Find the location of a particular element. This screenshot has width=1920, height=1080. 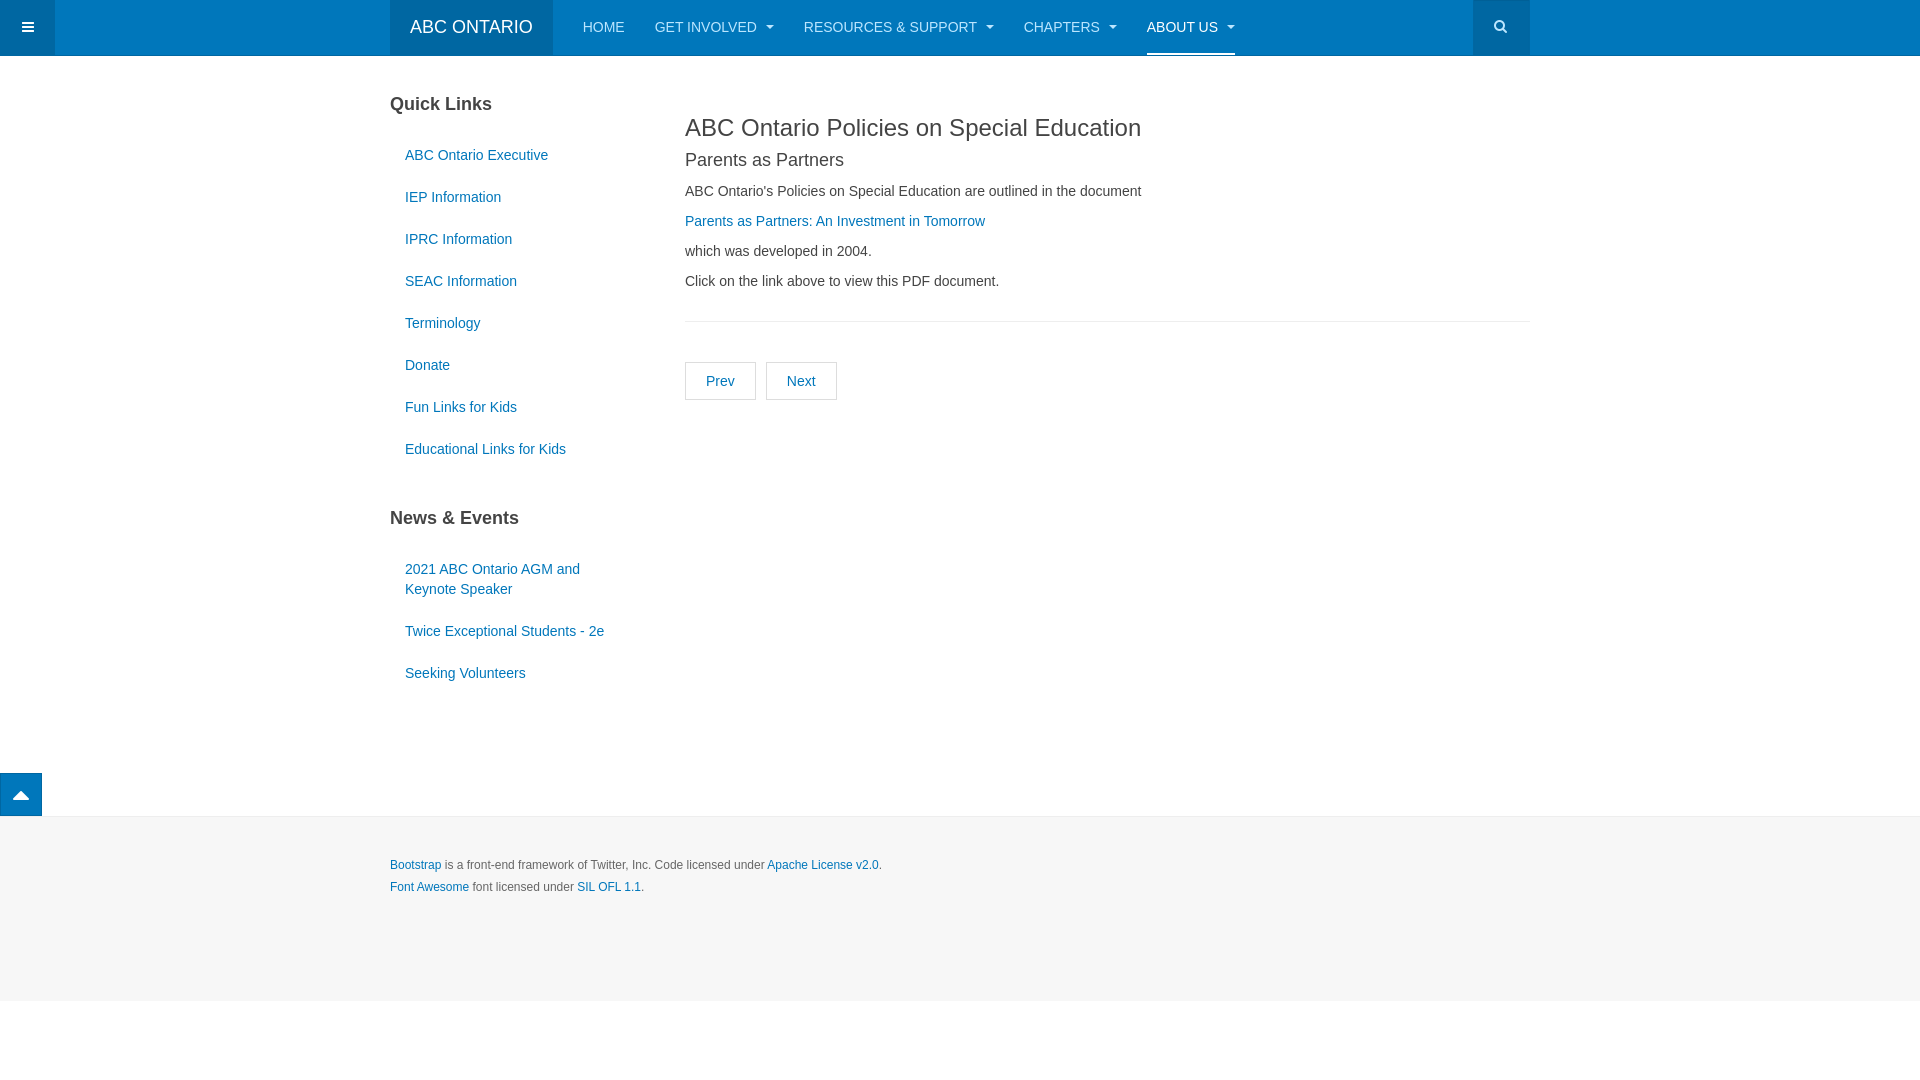

'Fun Links for Kids' is located at coordinates (517, 406).